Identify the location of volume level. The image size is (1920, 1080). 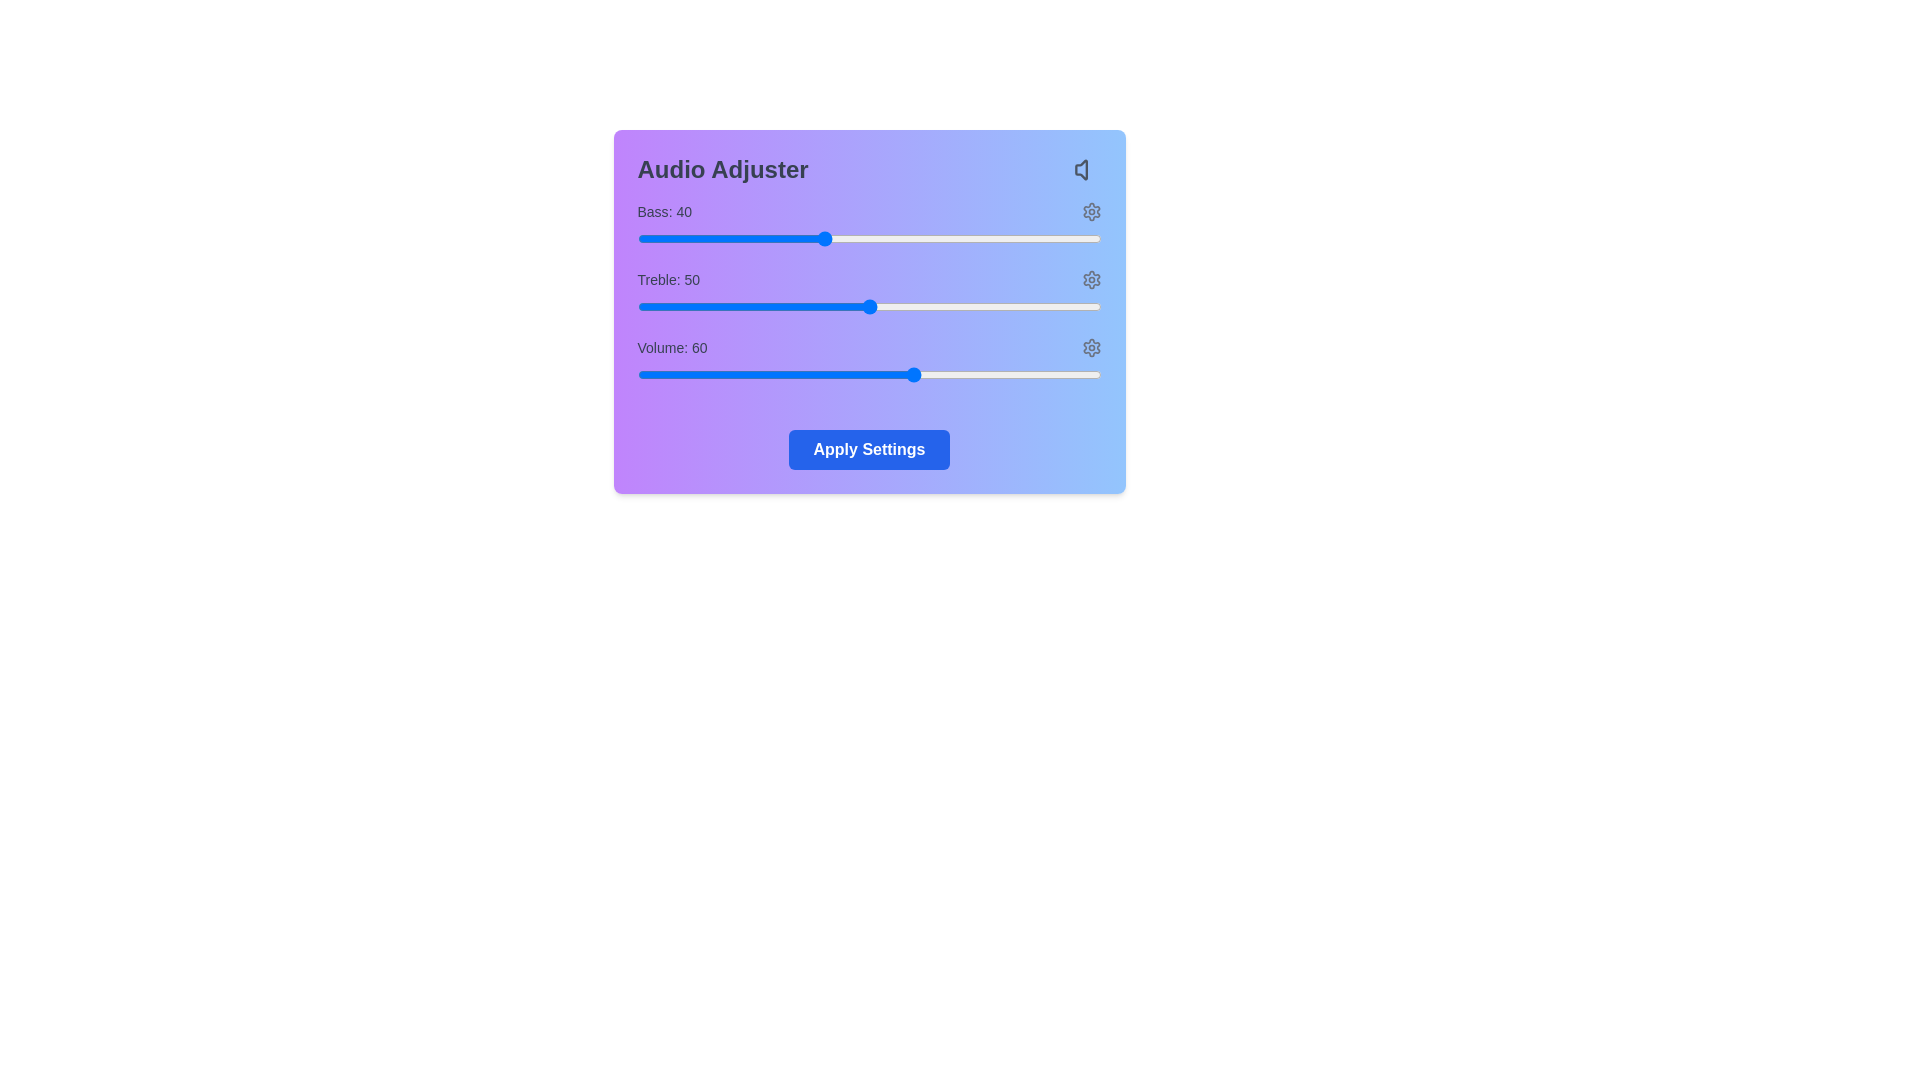
(1003, 374).